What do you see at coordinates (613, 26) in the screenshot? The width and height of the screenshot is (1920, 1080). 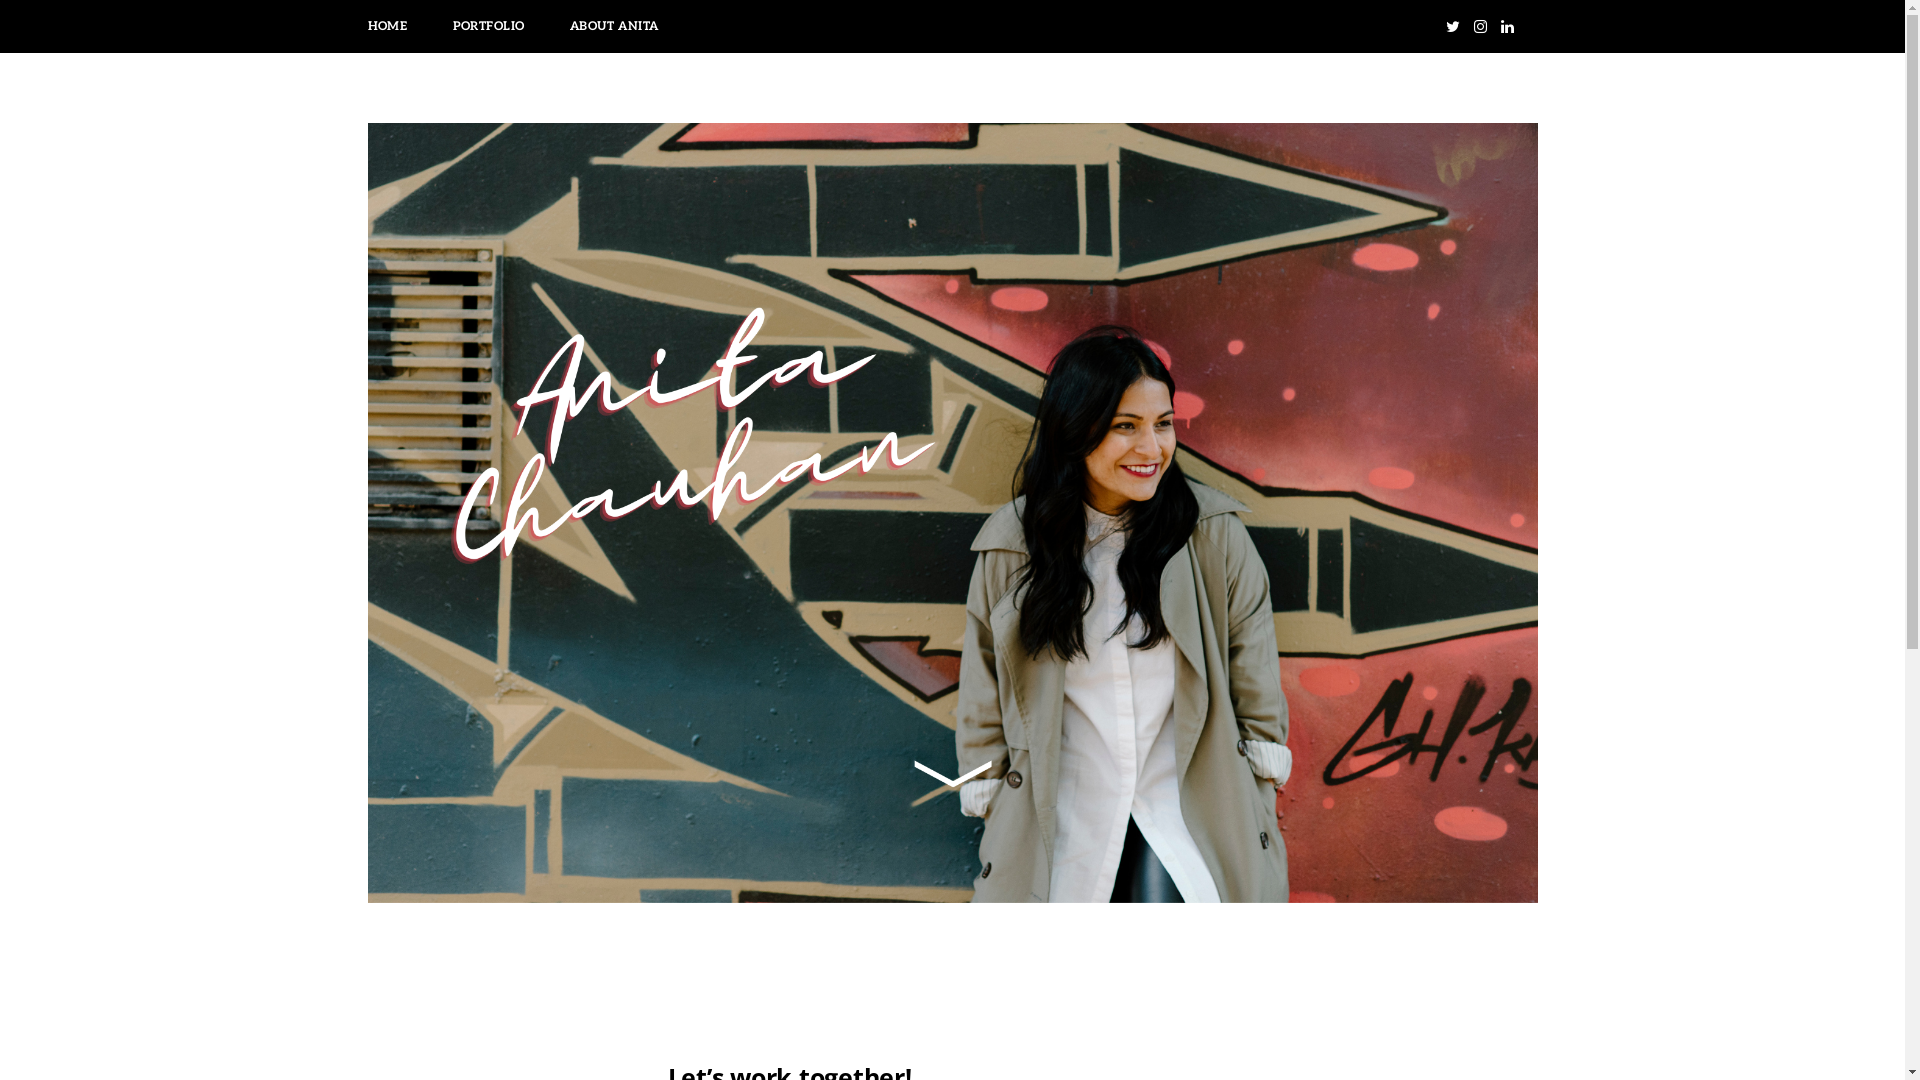 I see `'ABOUT ANITA'` at bounding box center [613, 26].